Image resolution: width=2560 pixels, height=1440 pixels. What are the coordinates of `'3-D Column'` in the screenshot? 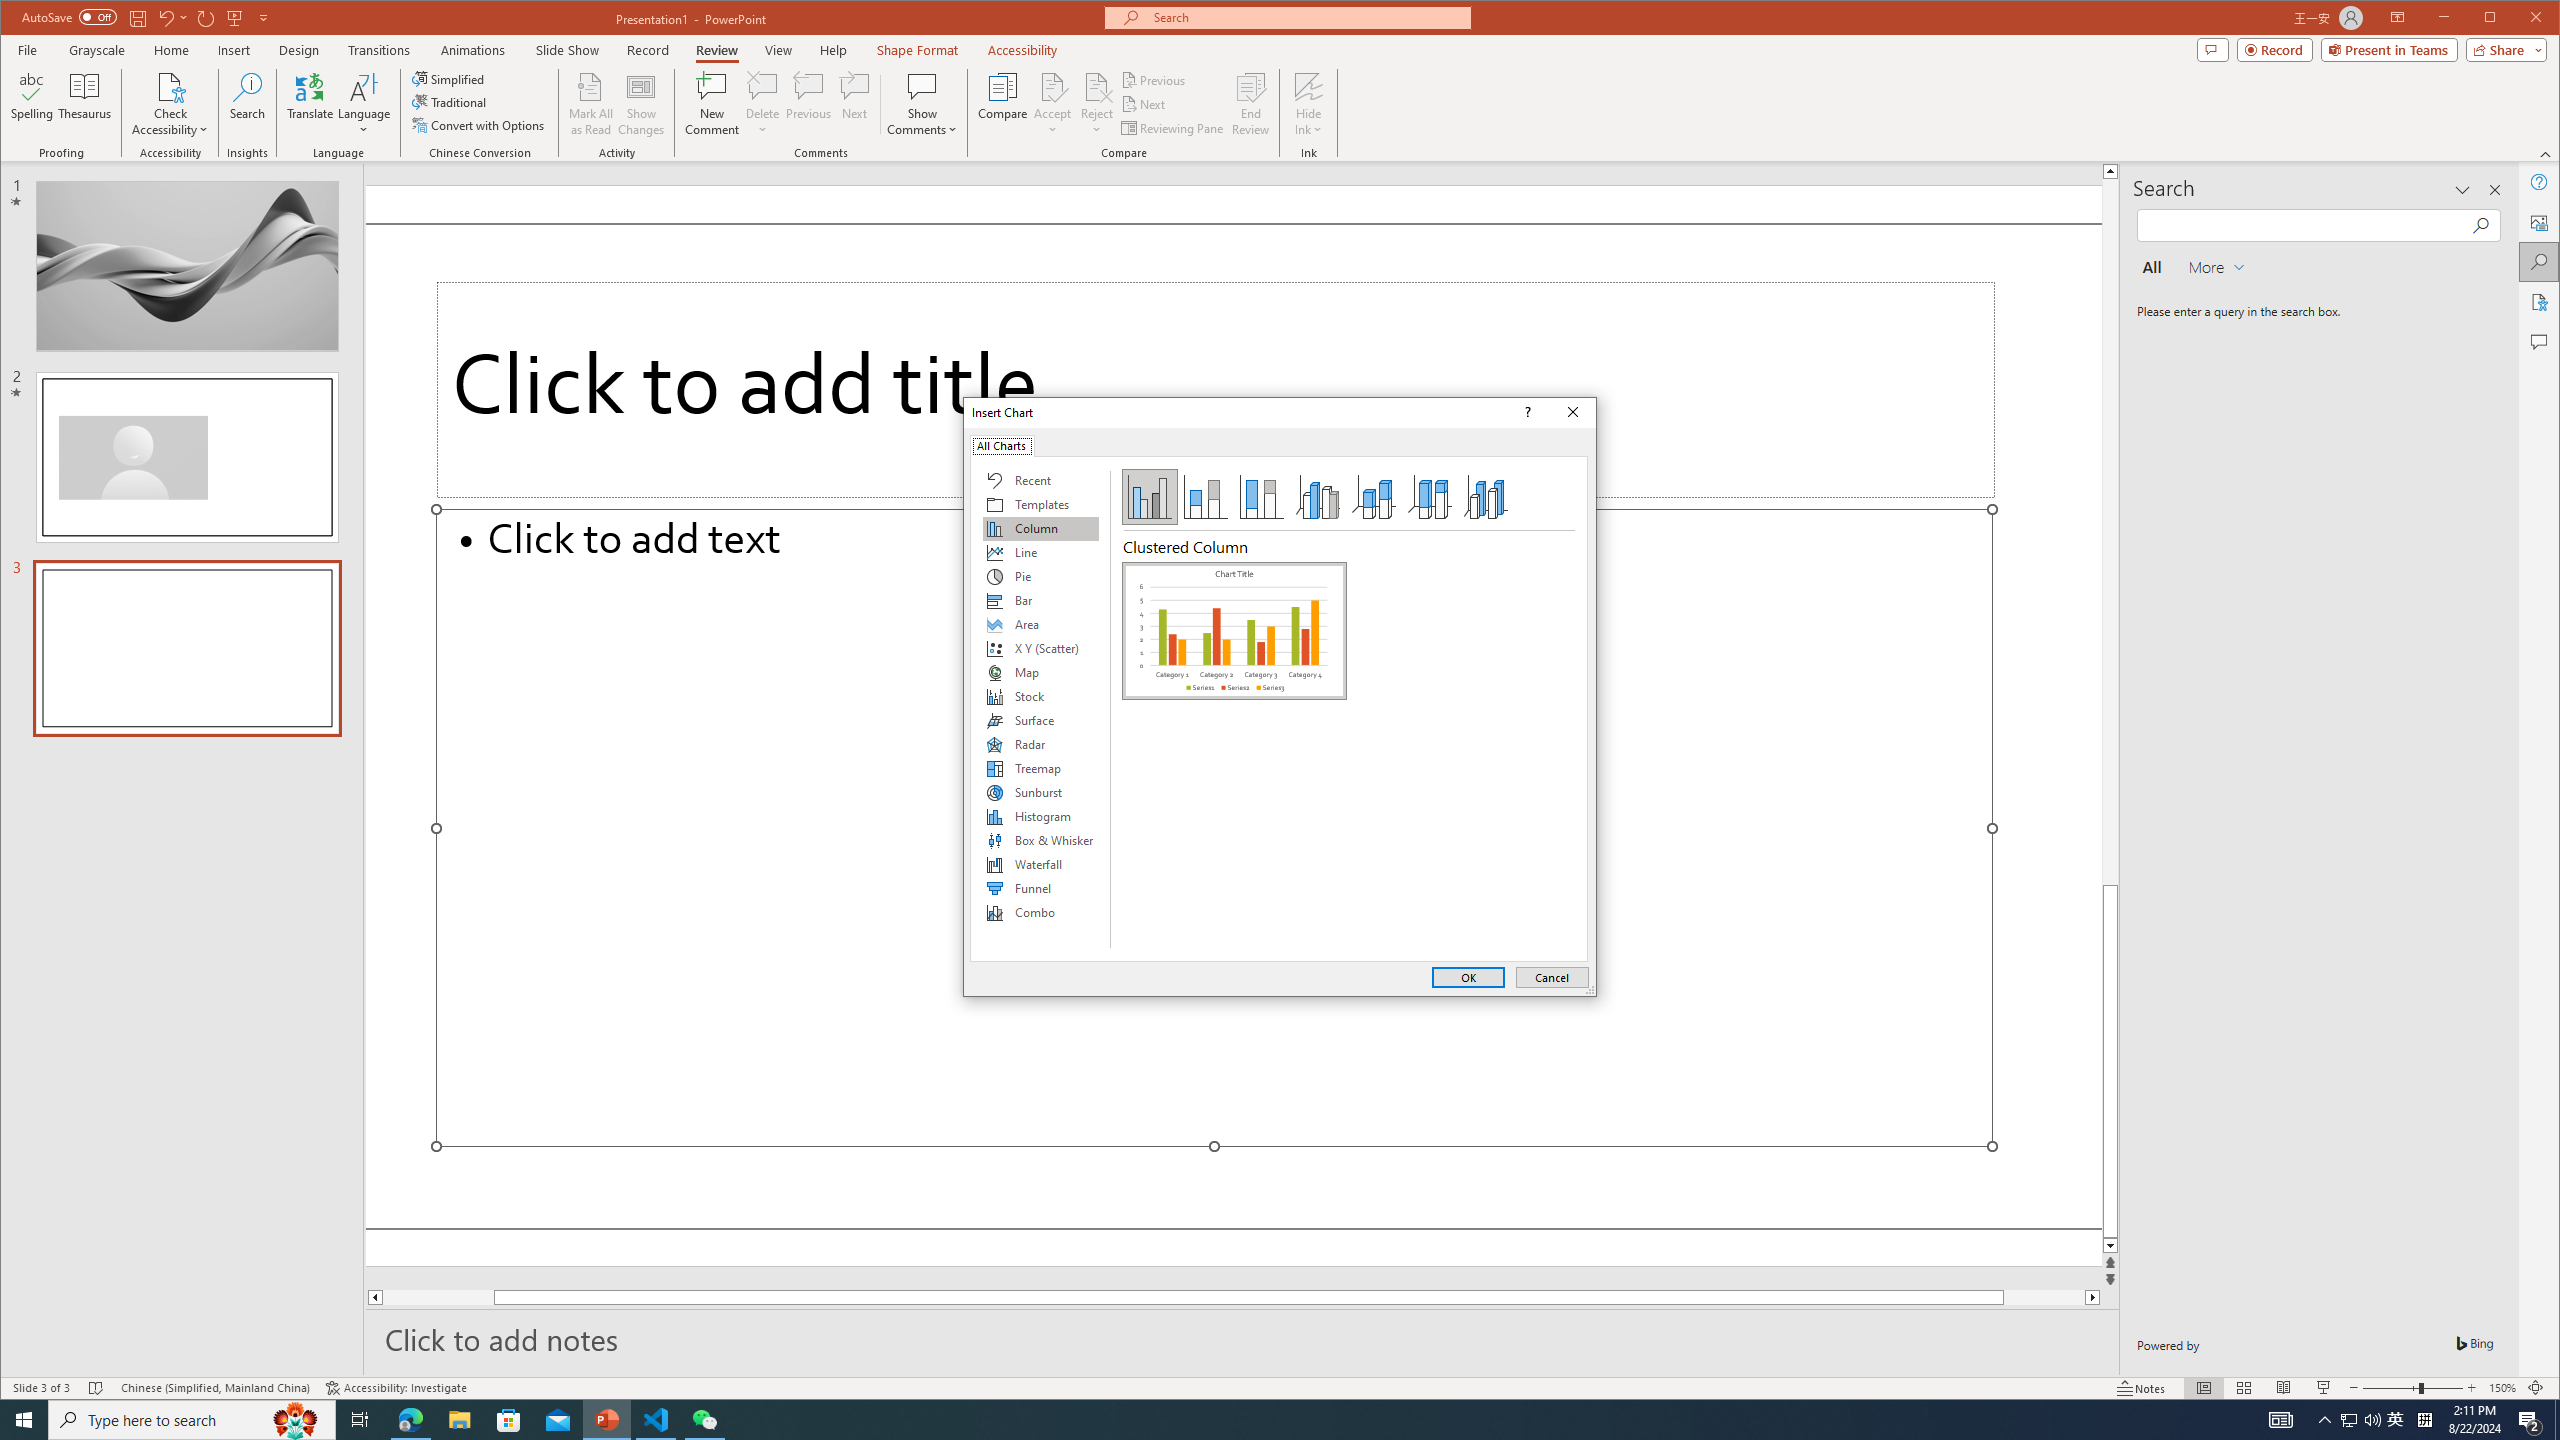 It's located at (1485, 497).